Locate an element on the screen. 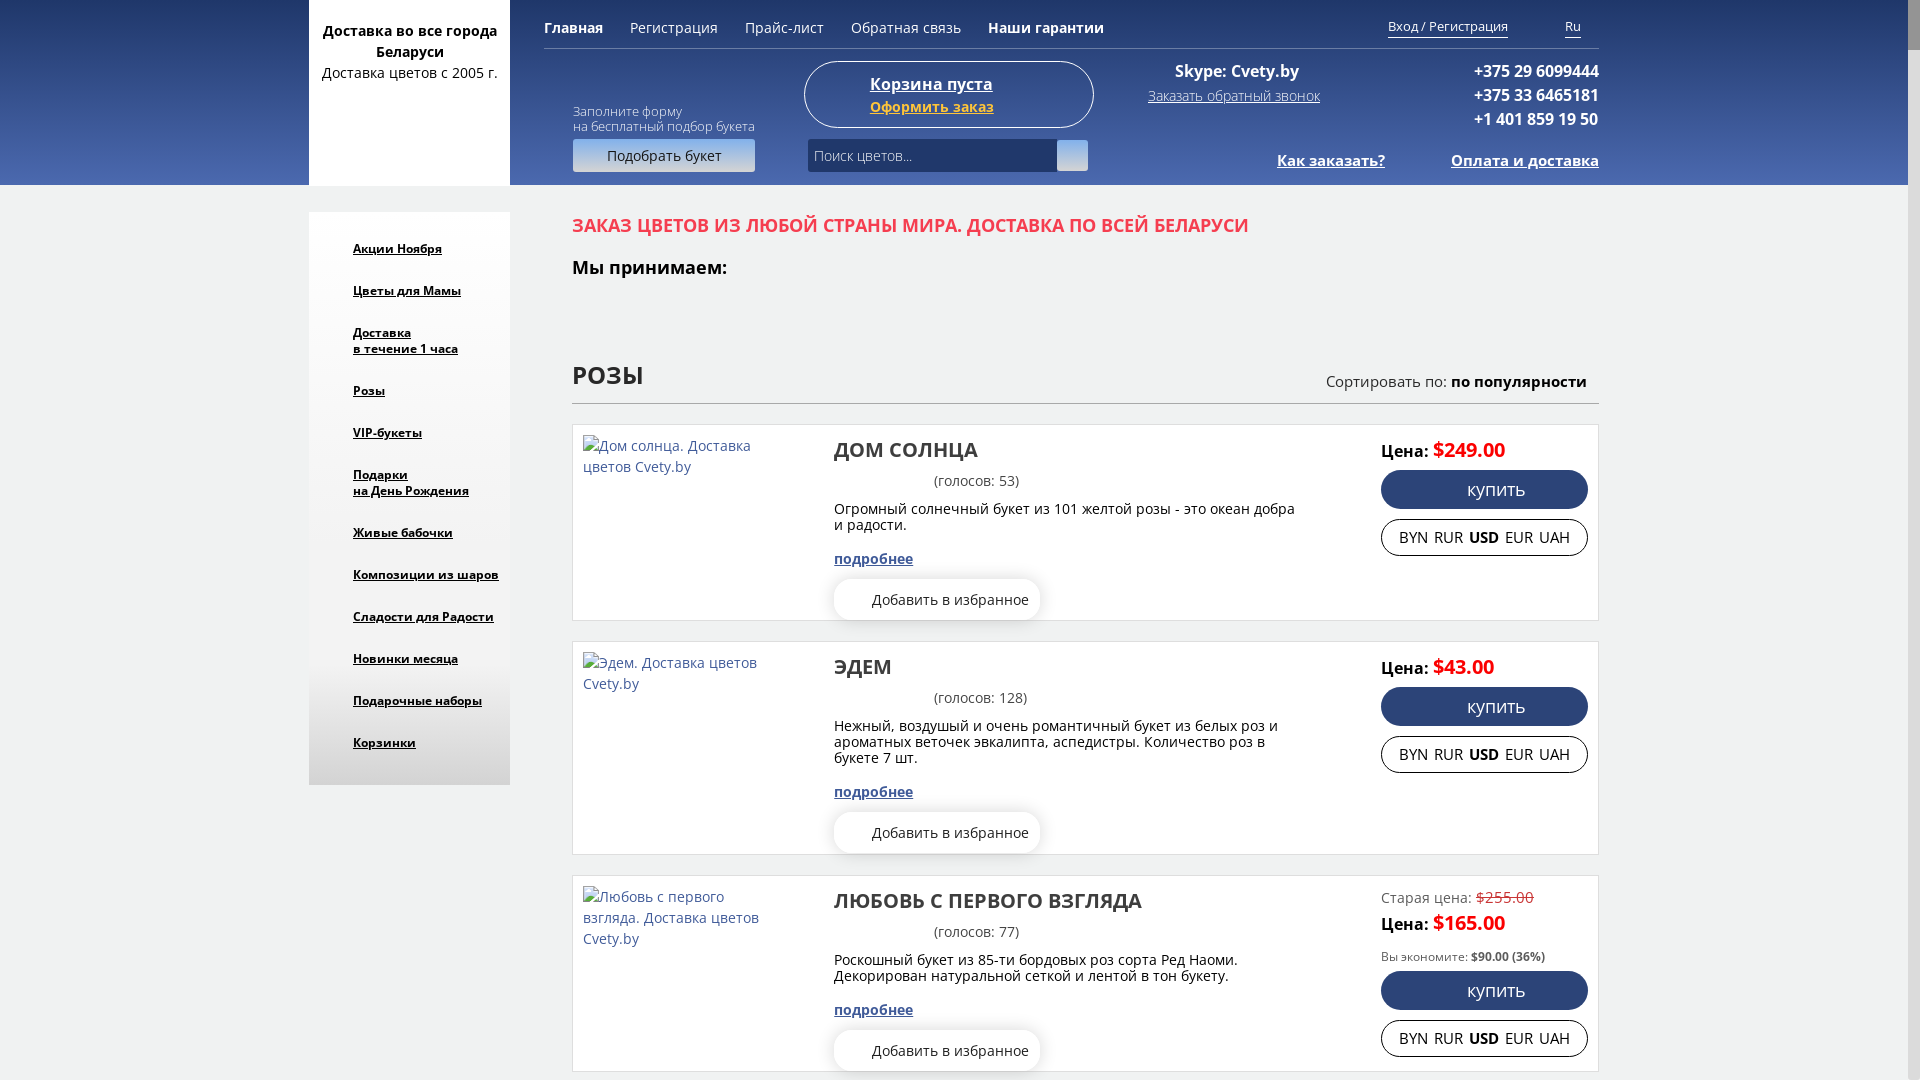 This screenshot has width=1920, height=1080. 'UAH' is located at coordinates (1553, 535).